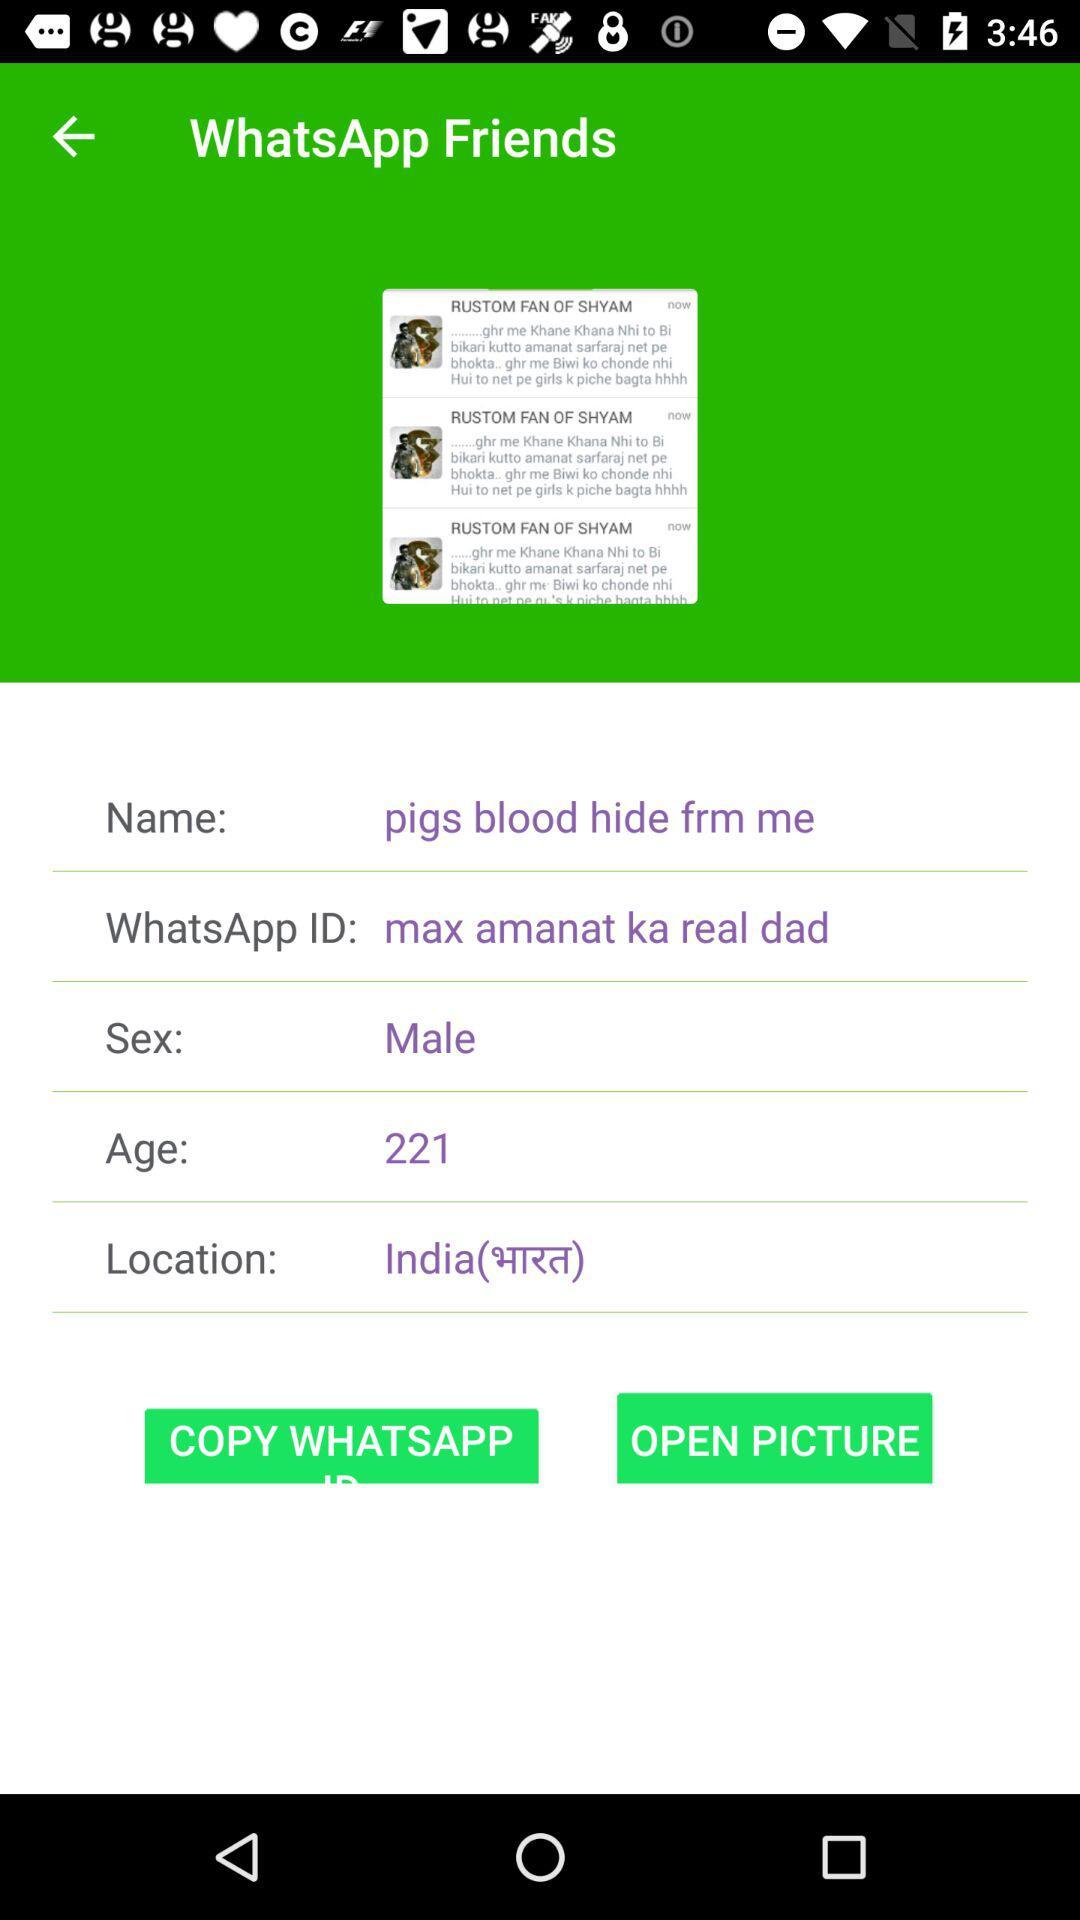 Image resolution: width=1080 pixels, height=1920 pixels. Describe the element at coordinates (72, 135) in the screenshot. I see `the item next to whatsapp friends icon` at that location.